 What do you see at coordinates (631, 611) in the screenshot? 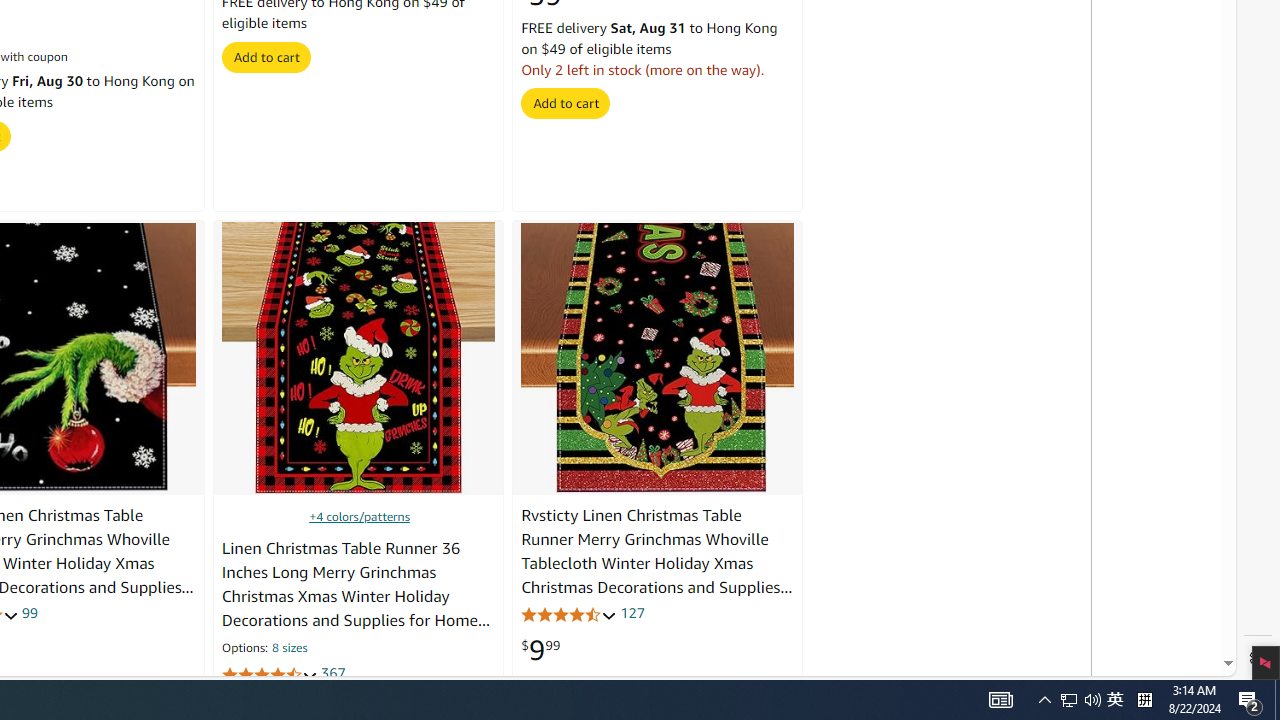
I see `'127'` at bounding box center [631, 611].